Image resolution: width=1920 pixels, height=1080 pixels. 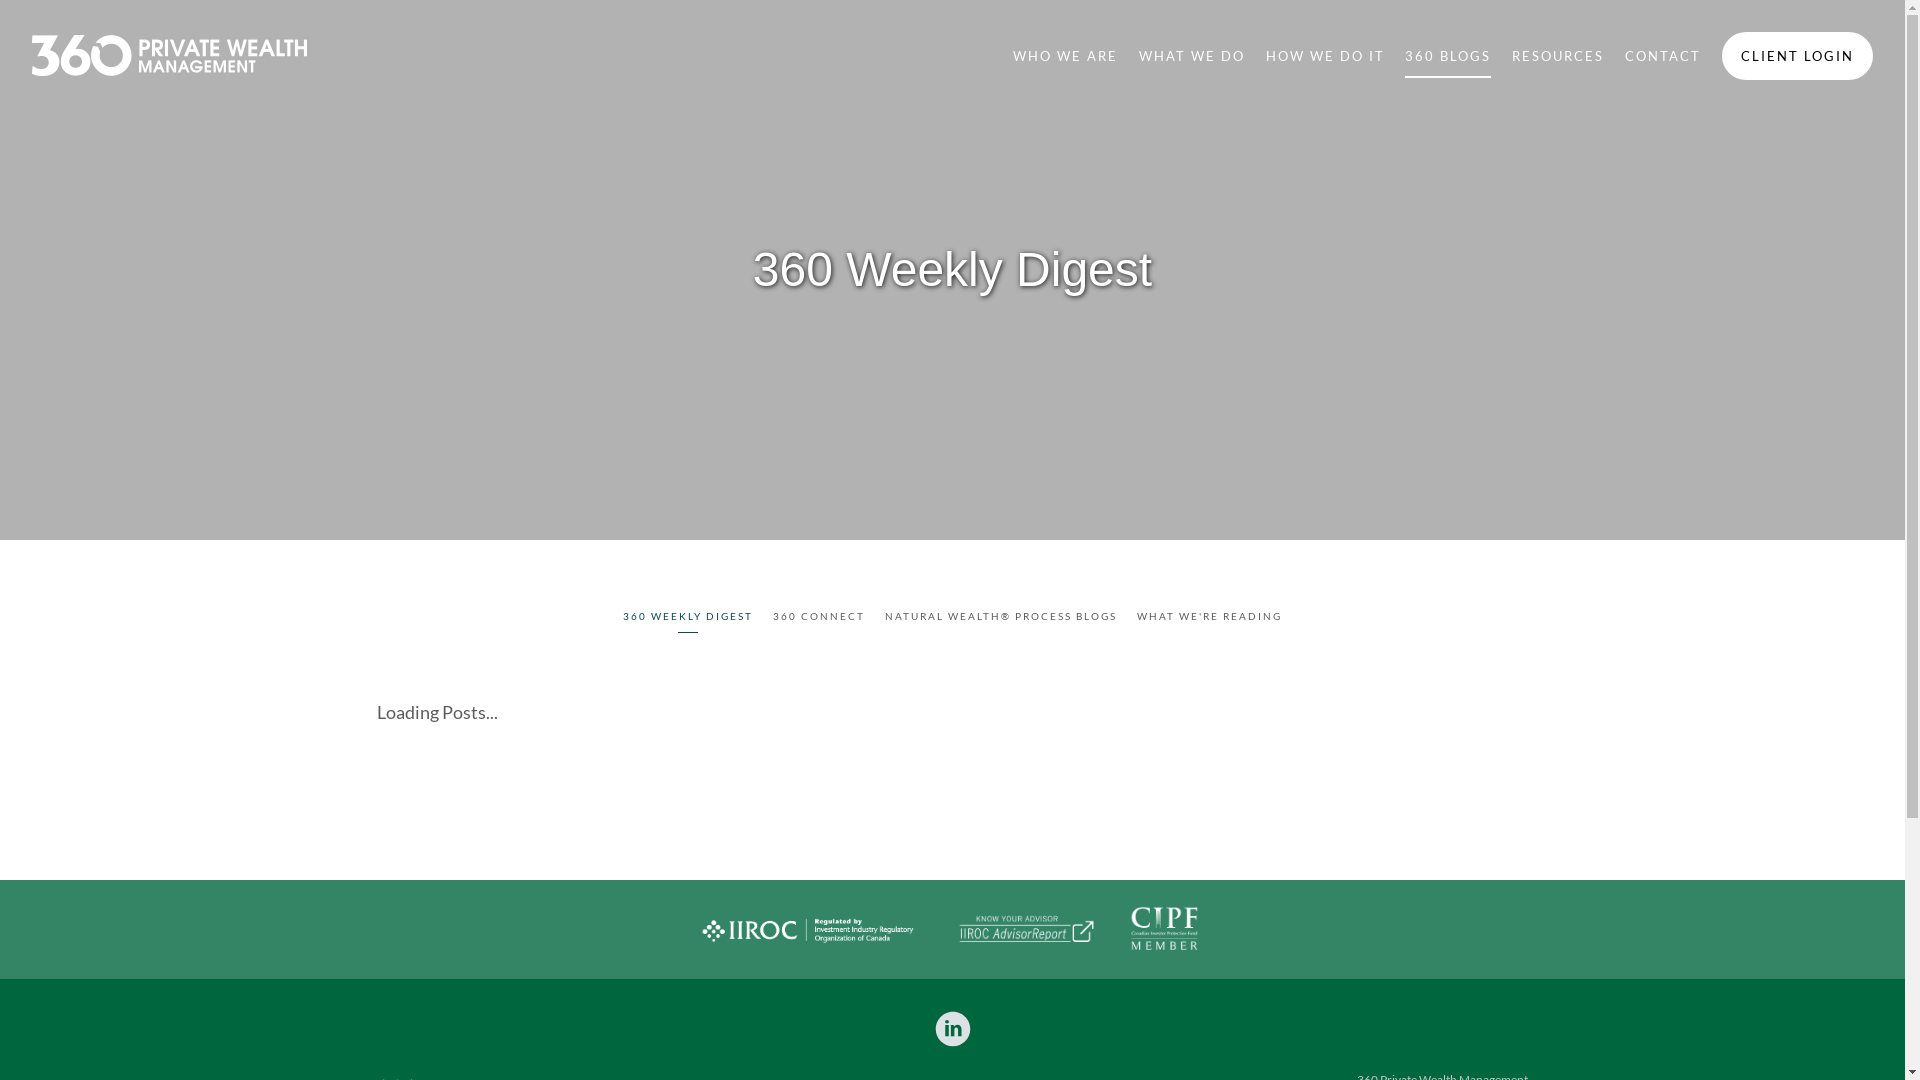 I want to click on 'WHAT WE'RE READING', so click(x=1208, y=617).